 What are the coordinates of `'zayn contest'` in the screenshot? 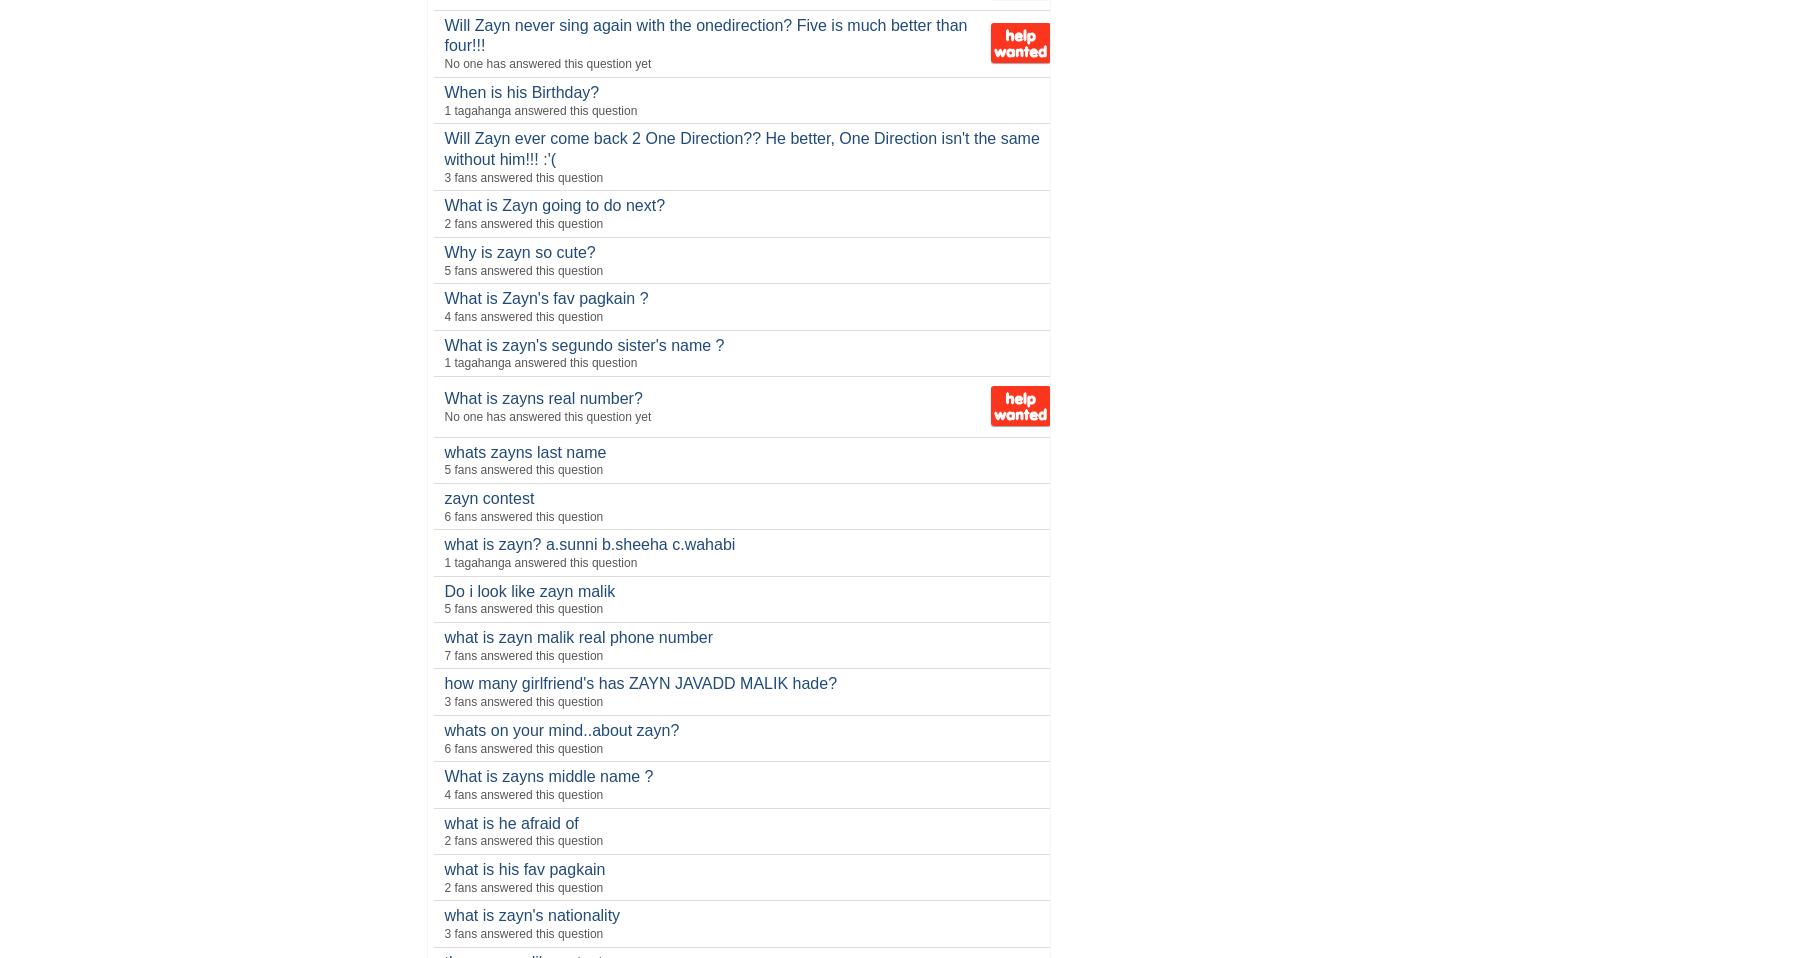 It's located at (487, 496).